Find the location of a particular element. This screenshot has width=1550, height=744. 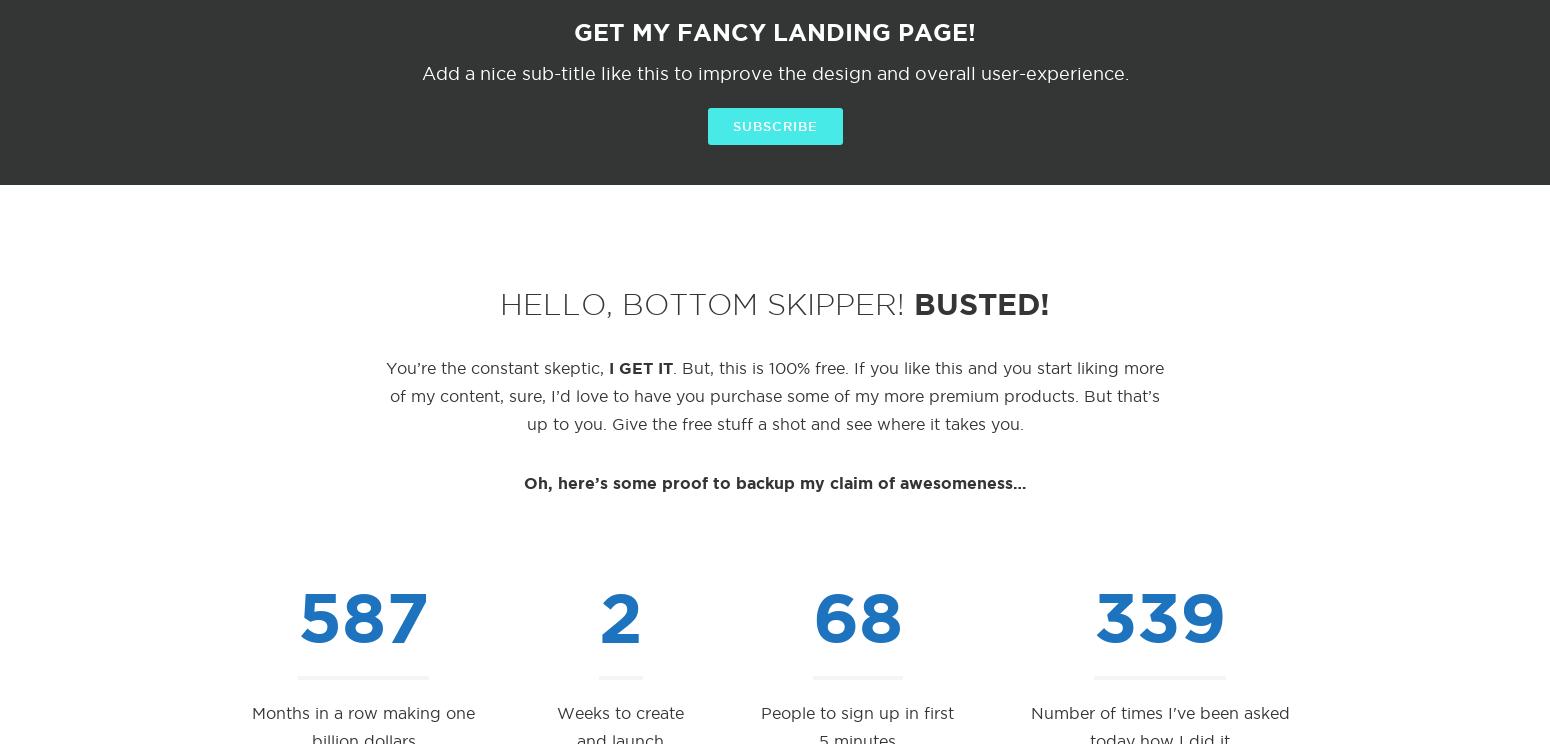

'You’re the constant skeptic,' is located at coordinates (496, 367).